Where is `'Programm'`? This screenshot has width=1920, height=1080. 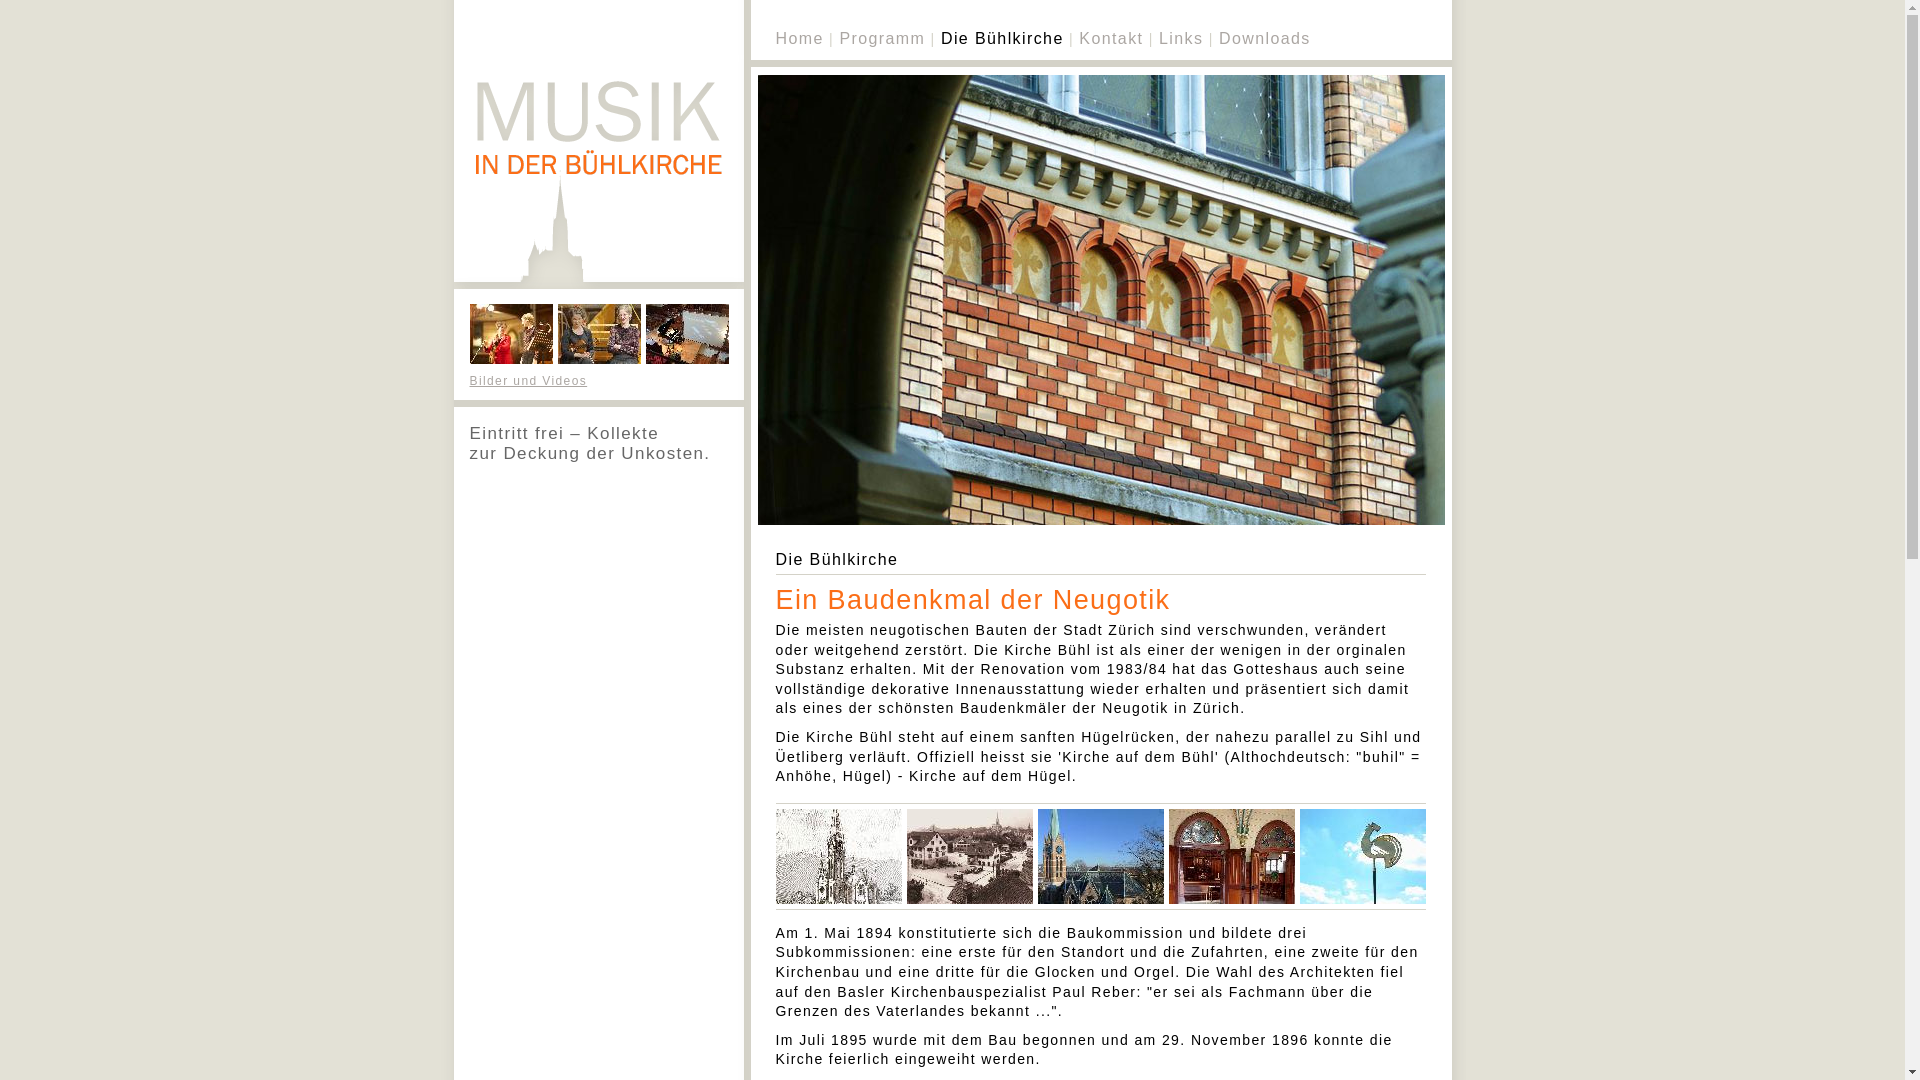 'Programm' is located at coordinates (839, 38).